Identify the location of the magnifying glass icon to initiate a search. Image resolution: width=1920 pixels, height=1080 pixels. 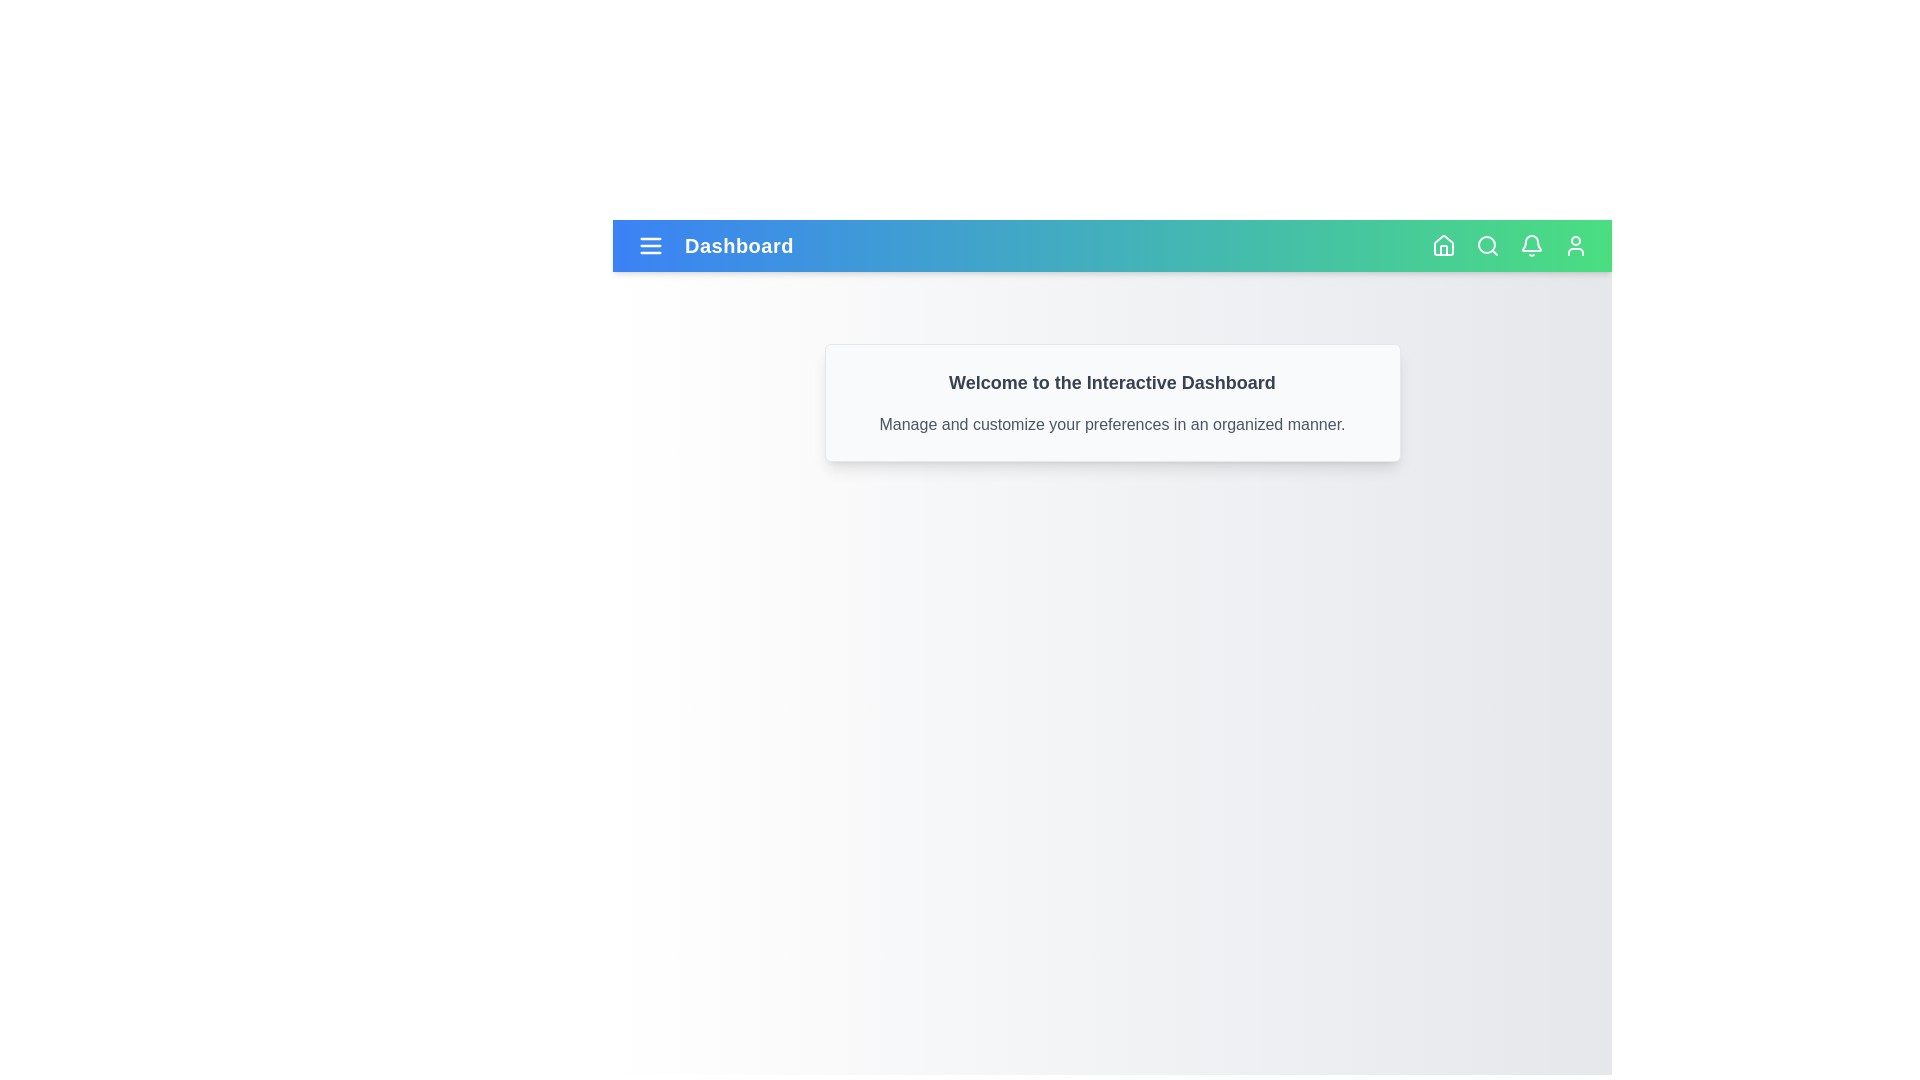
(1488, 245).